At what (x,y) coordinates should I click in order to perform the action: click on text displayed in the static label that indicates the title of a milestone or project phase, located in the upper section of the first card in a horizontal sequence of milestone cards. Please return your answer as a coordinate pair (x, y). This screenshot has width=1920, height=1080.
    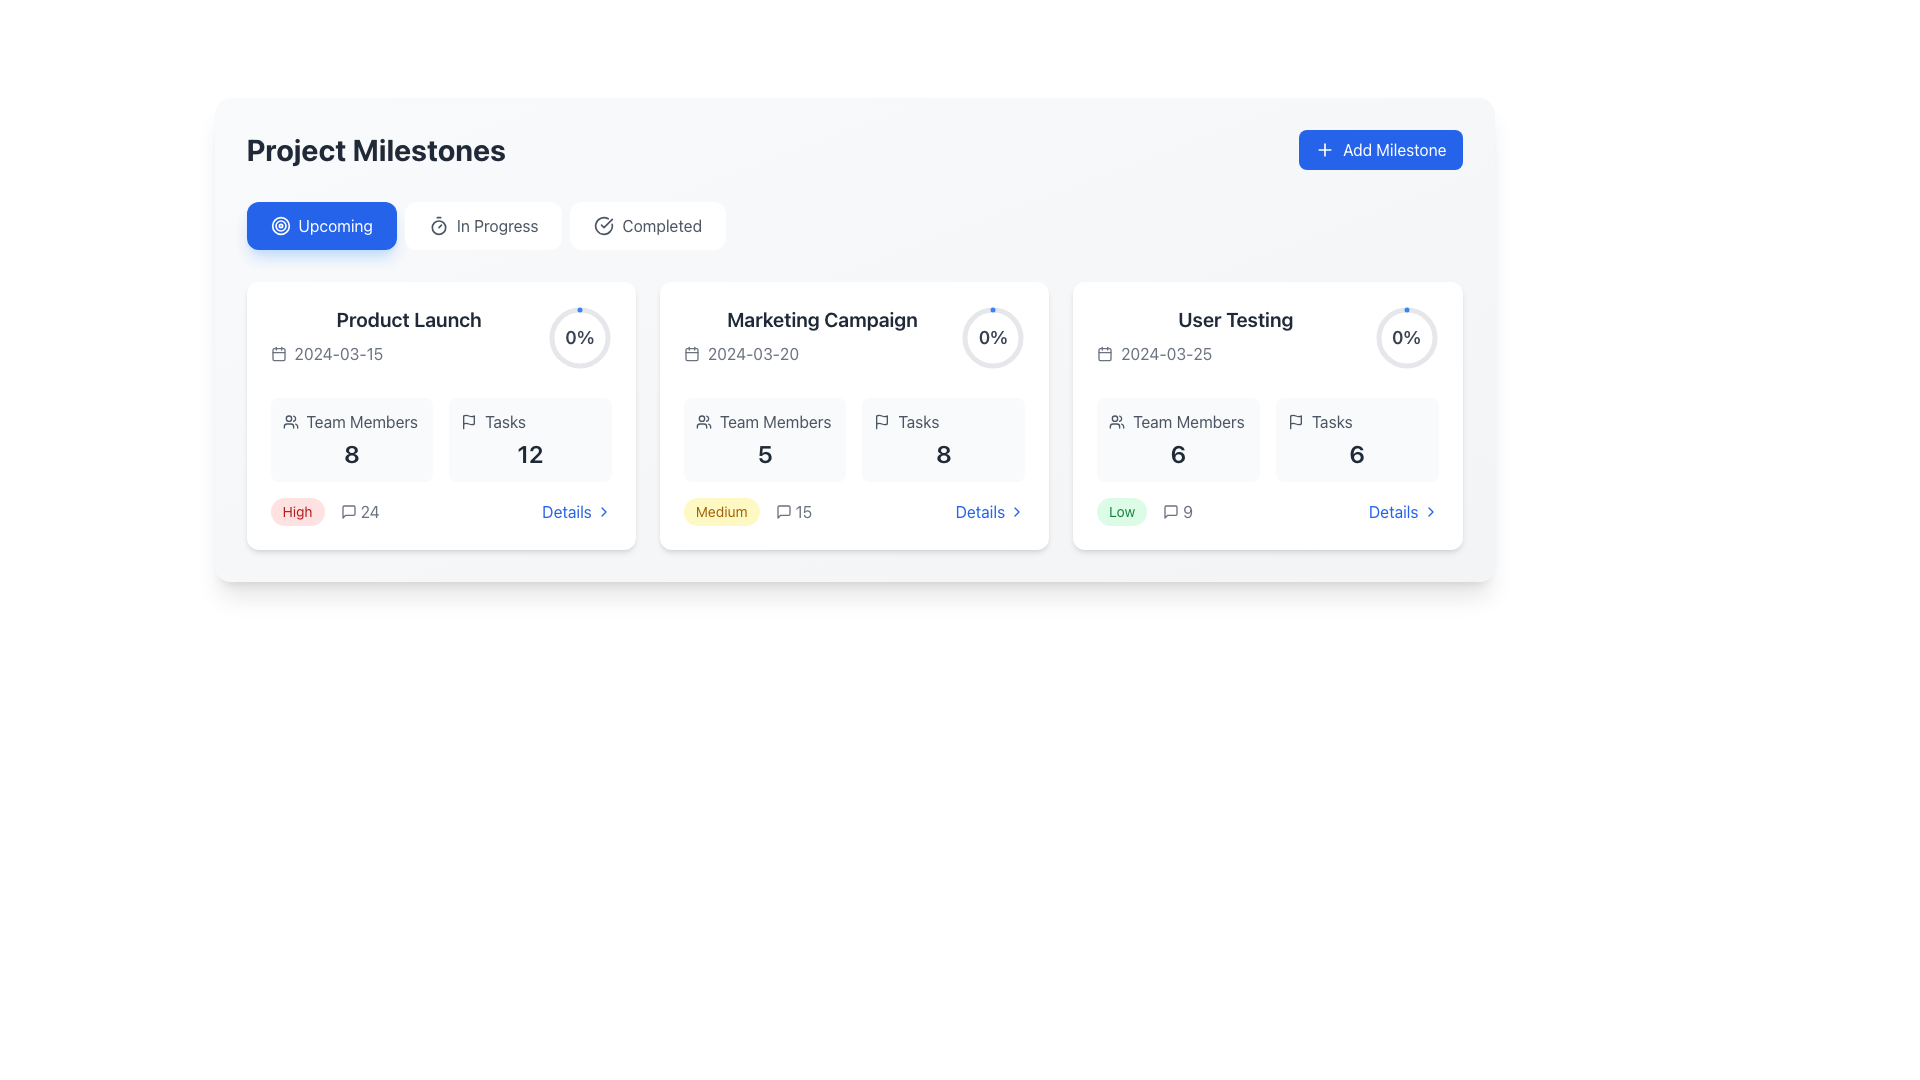
    Looking at the image, I should click on (408, 319).